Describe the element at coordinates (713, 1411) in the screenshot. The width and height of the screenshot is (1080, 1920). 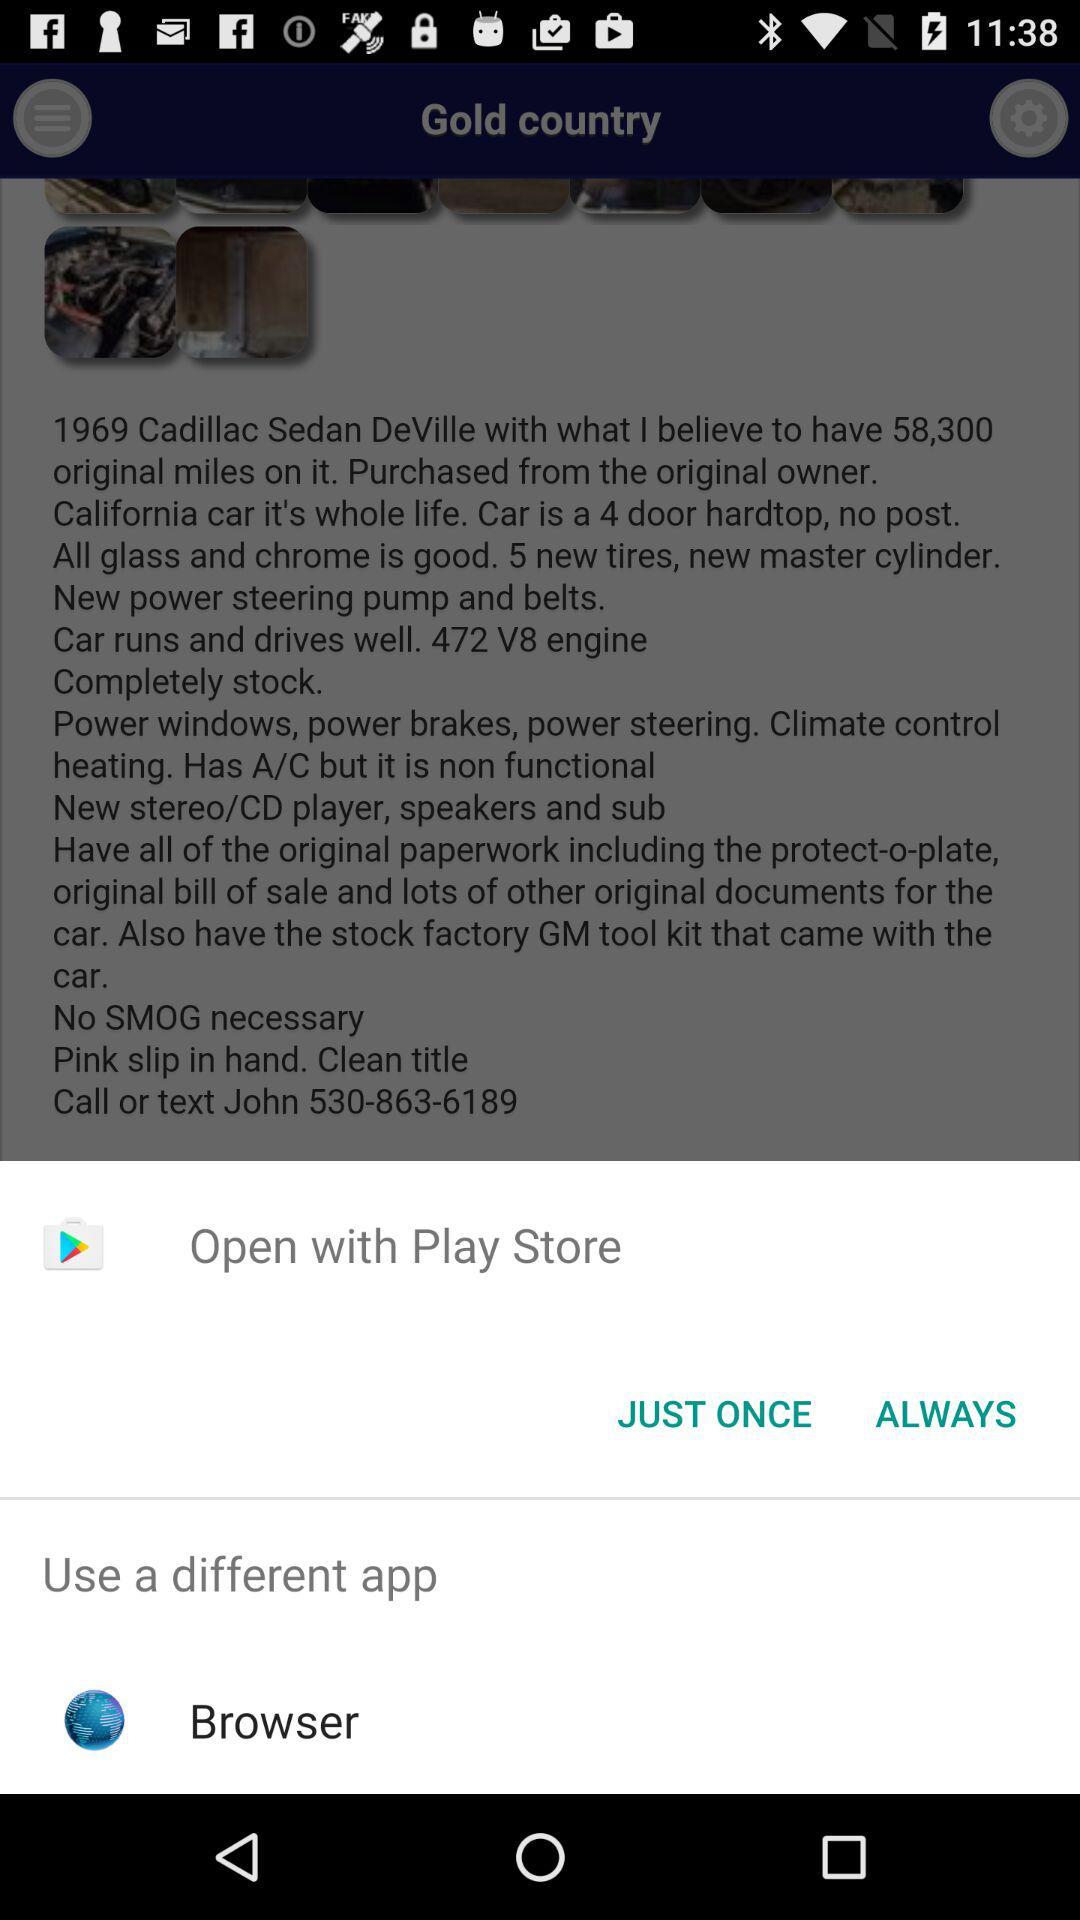
I see `the icon next to the always item` at that location.